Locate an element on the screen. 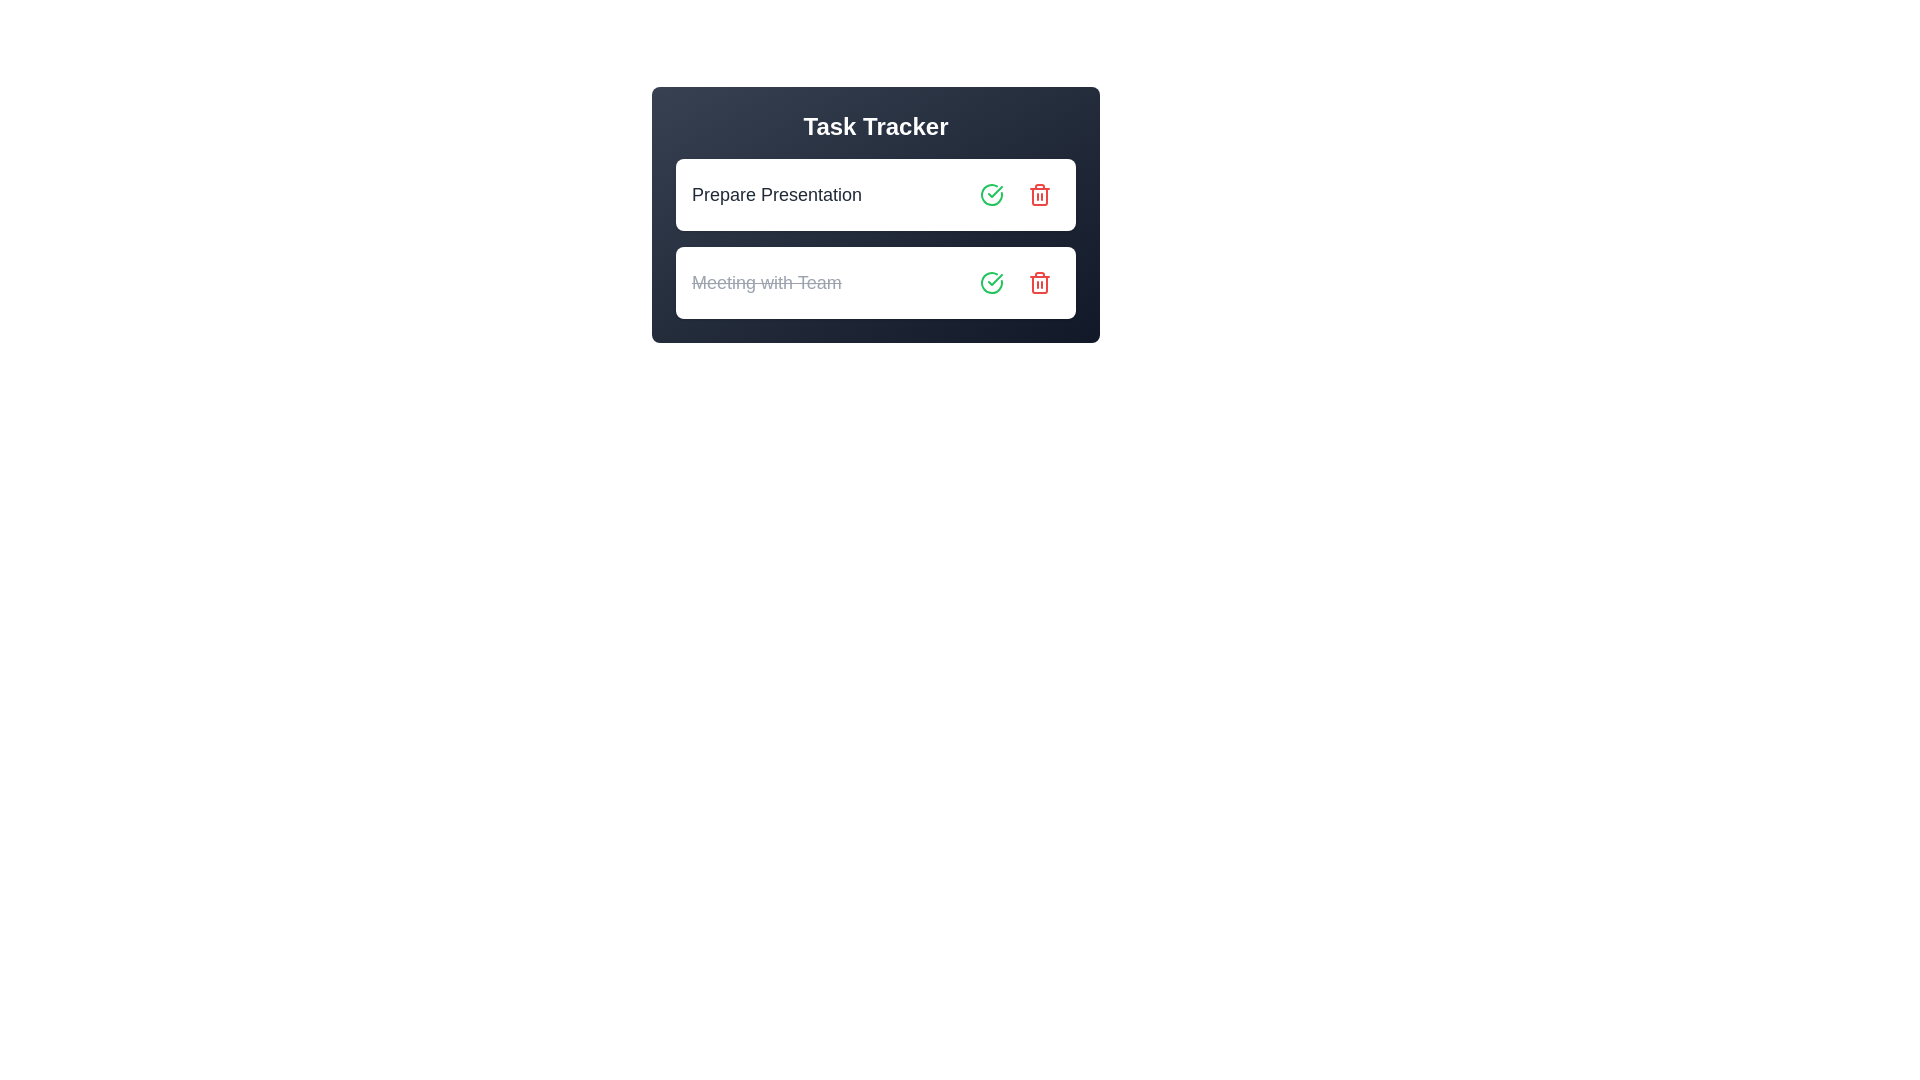 This screenshot has width=1920, height=1080. the green checkmark icon within the circular SVG graphic that is part of the 'Meeting with Team' task interface by moving the cursor to its center point is located at coordinates (995, 192).